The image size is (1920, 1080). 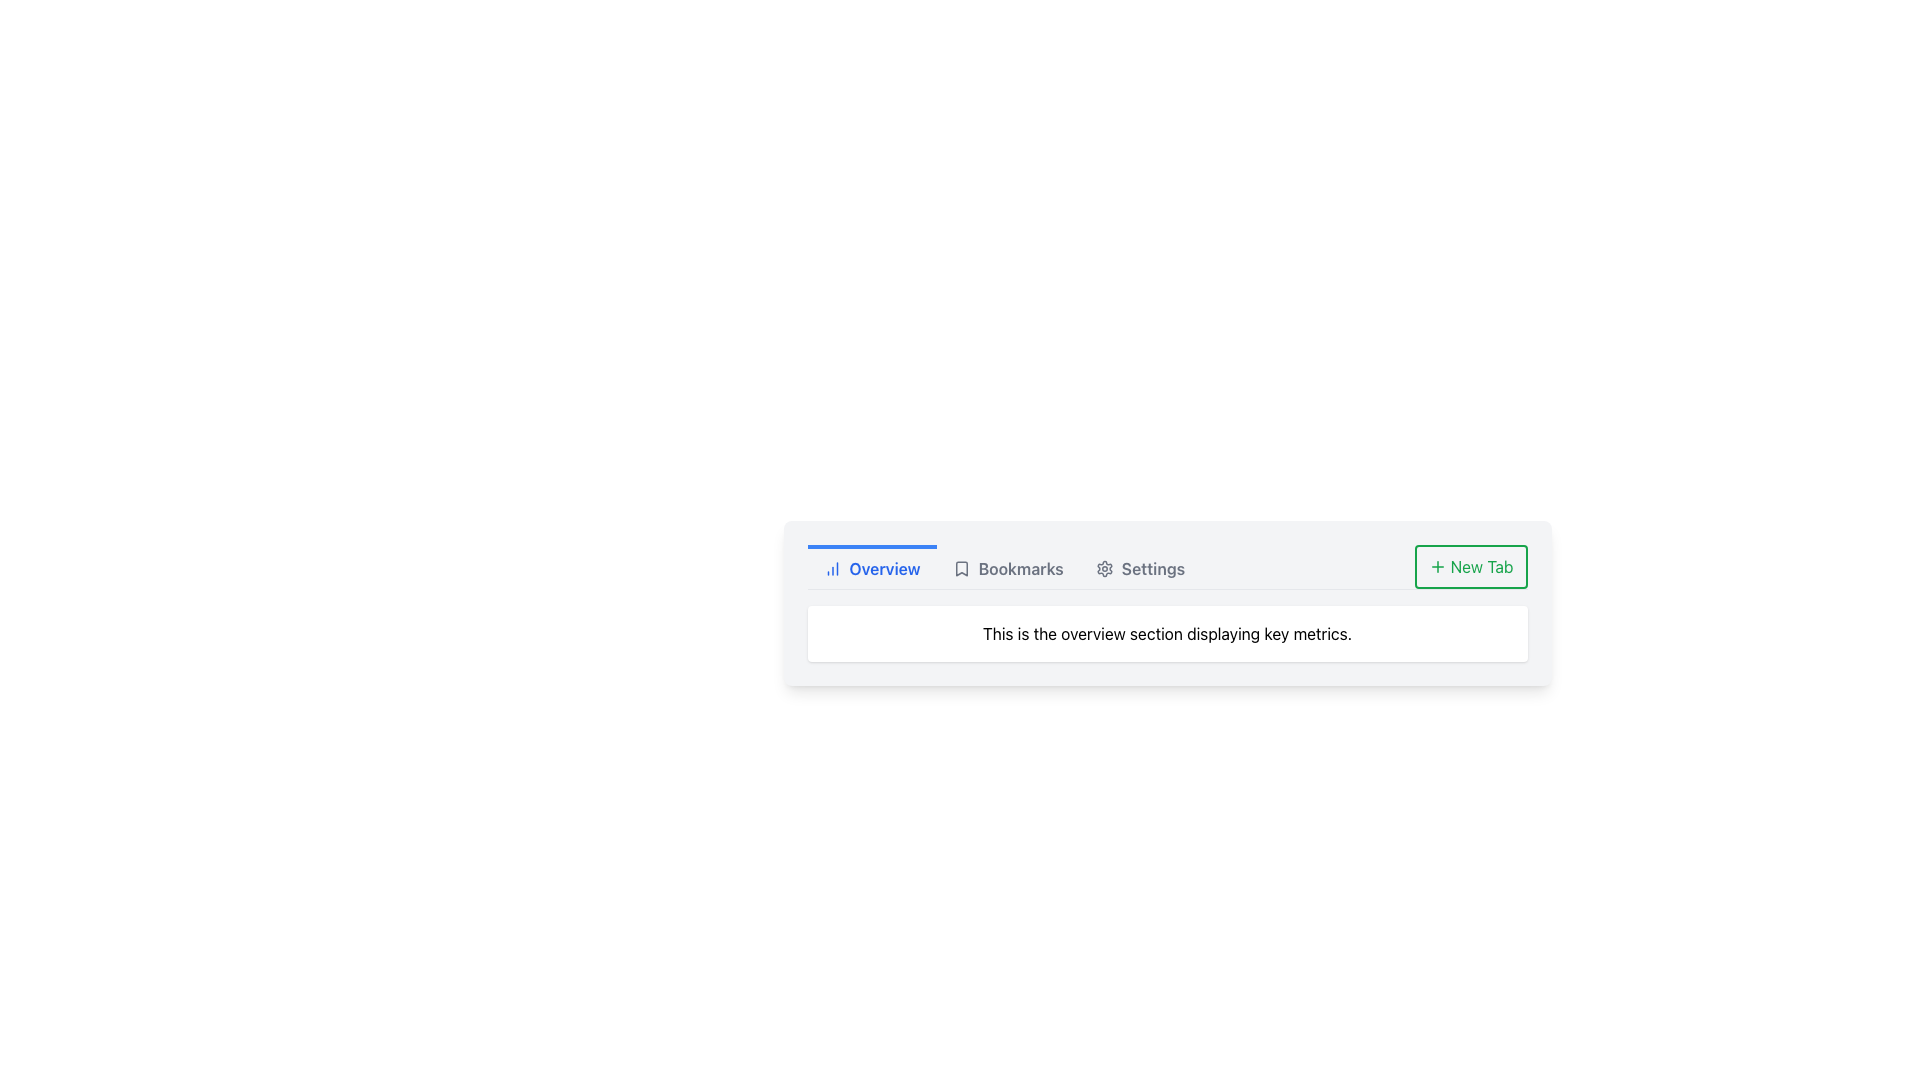 I want to click on the 'New Tab' button, which is a rectangular button with green text and a '+' icon, located at the far right of the top navigation bar, so click(x=1471, y=567).